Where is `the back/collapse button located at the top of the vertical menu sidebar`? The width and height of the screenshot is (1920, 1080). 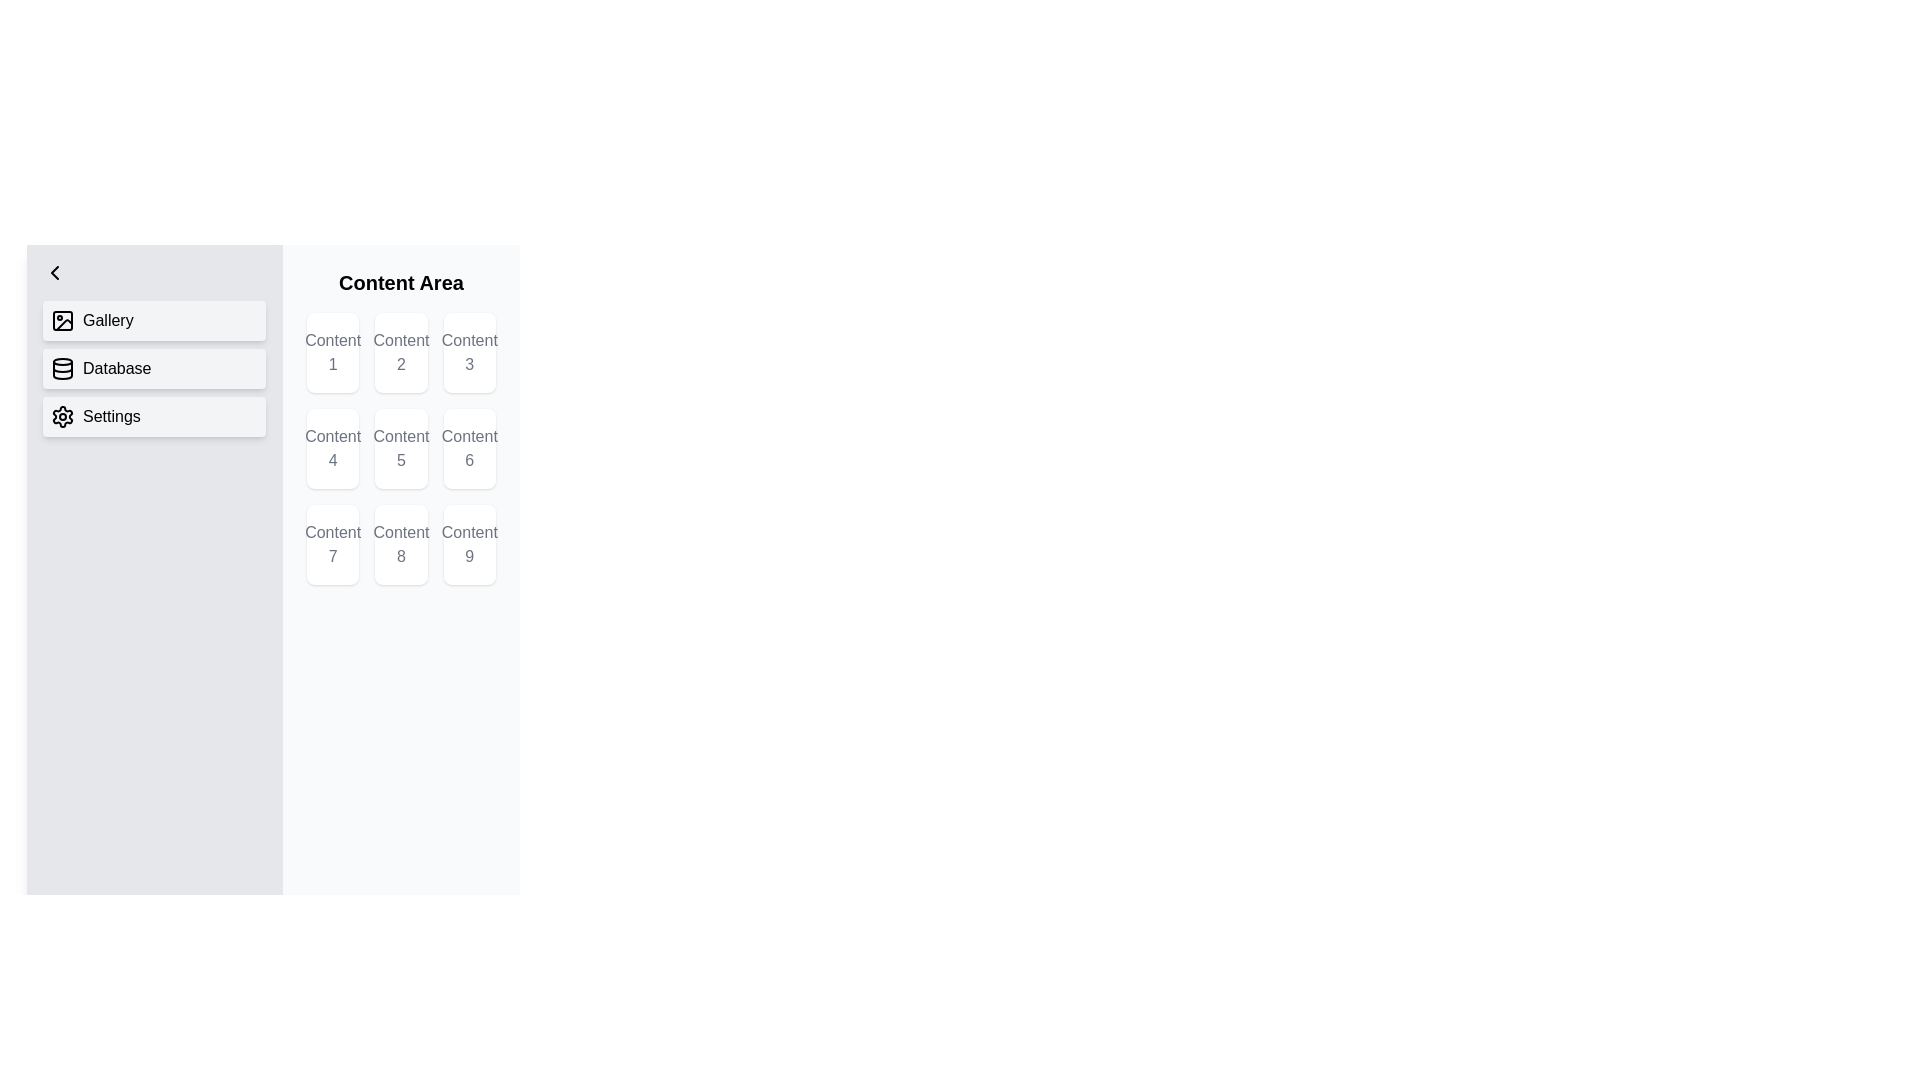 the back/collapse button located at the top of the vertical menu sidebar is located at coordinates (153, 273).